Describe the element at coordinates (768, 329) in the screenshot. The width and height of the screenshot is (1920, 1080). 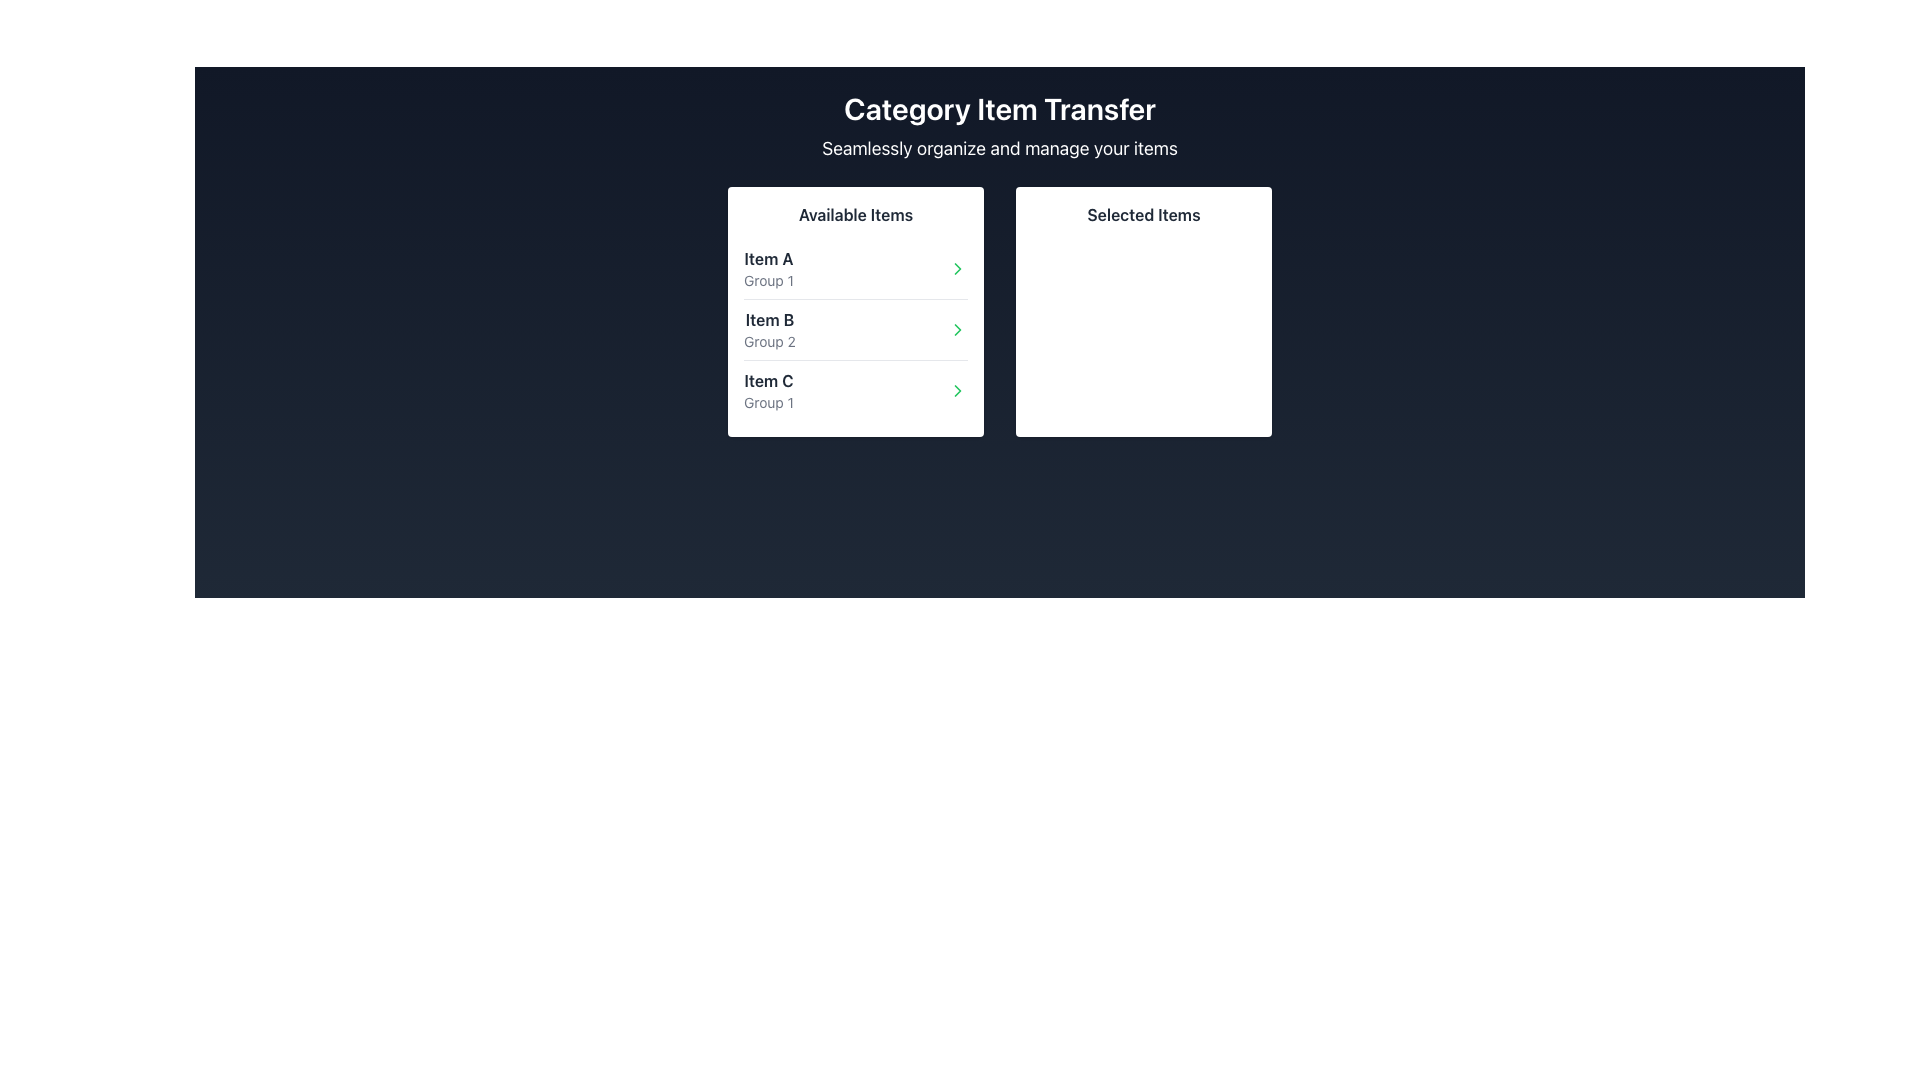
I see `the static text display showing 'Item B' with a description 'Group 2', located in the 'Available Items' section as the second item in the list` at that location.